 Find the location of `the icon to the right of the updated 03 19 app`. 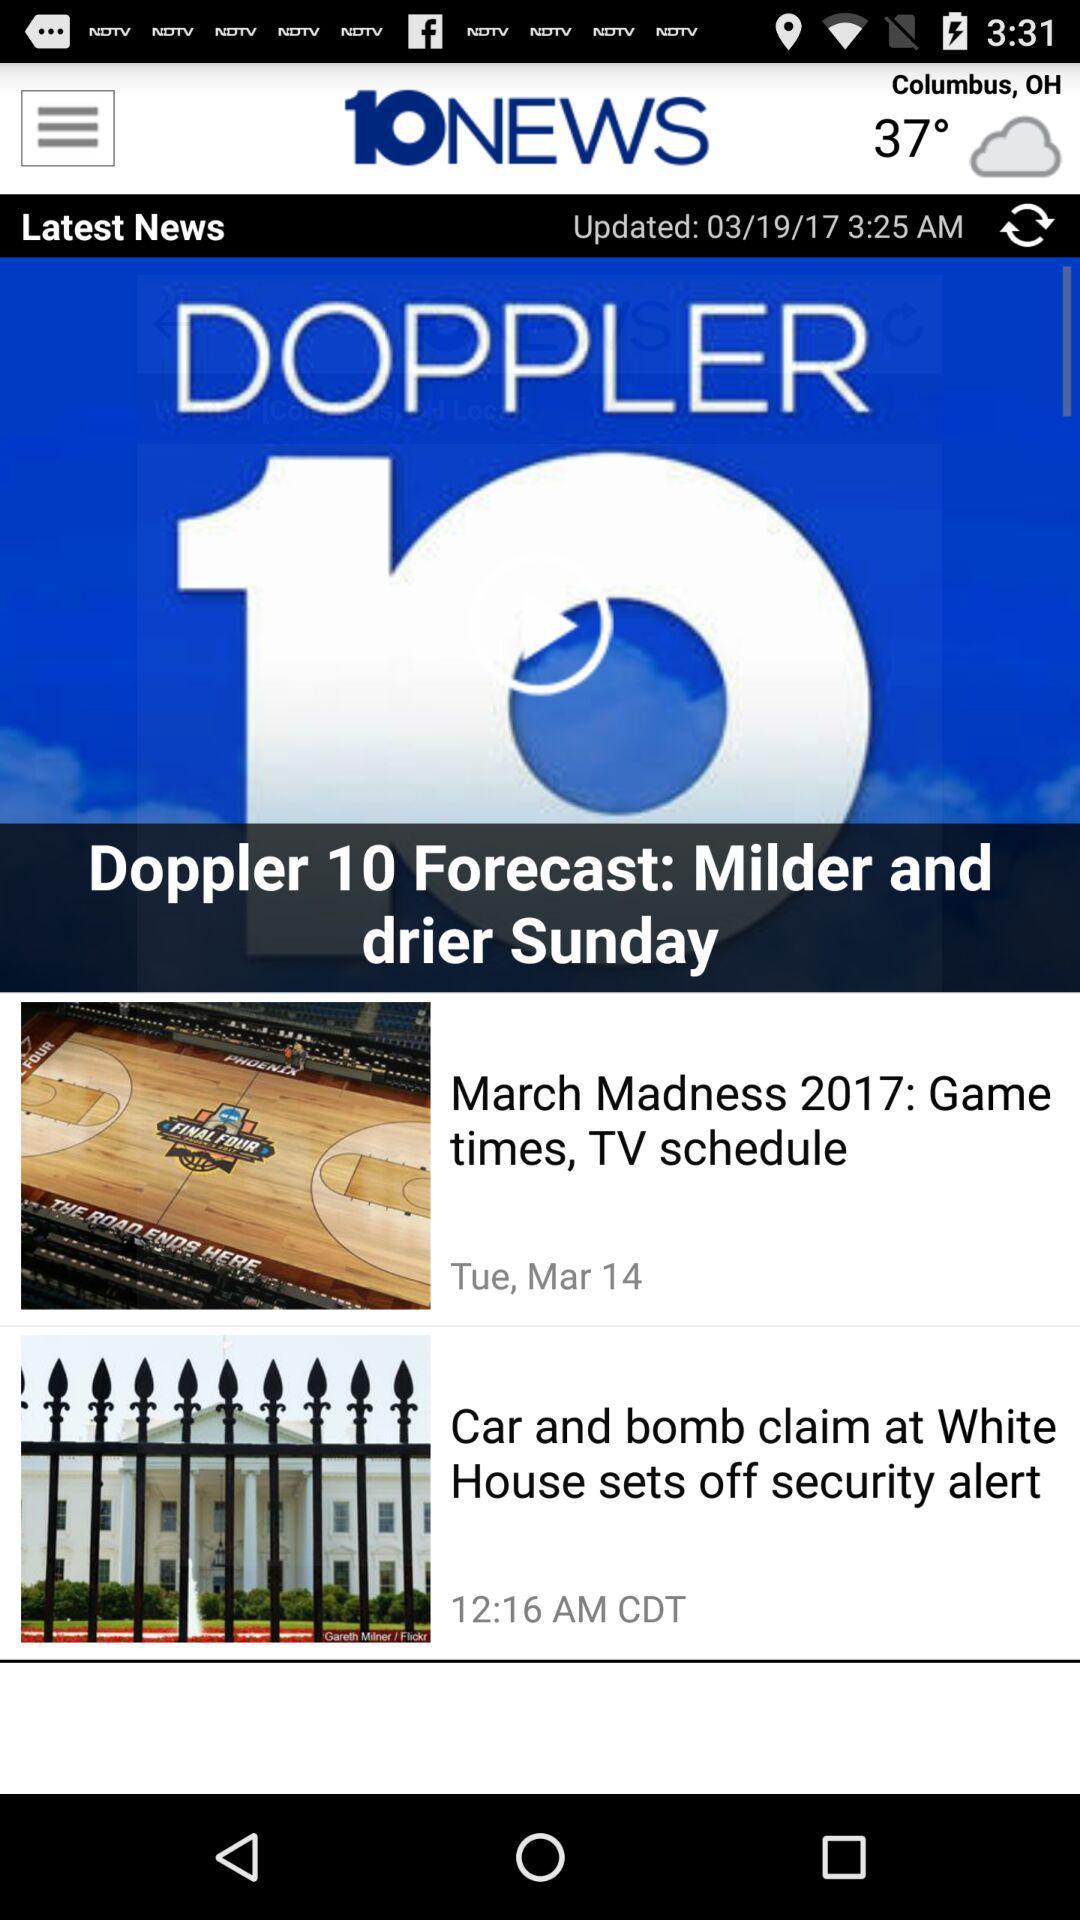

the icon to the right of the updated 03 19 app is located at coordinates (1027, 225).